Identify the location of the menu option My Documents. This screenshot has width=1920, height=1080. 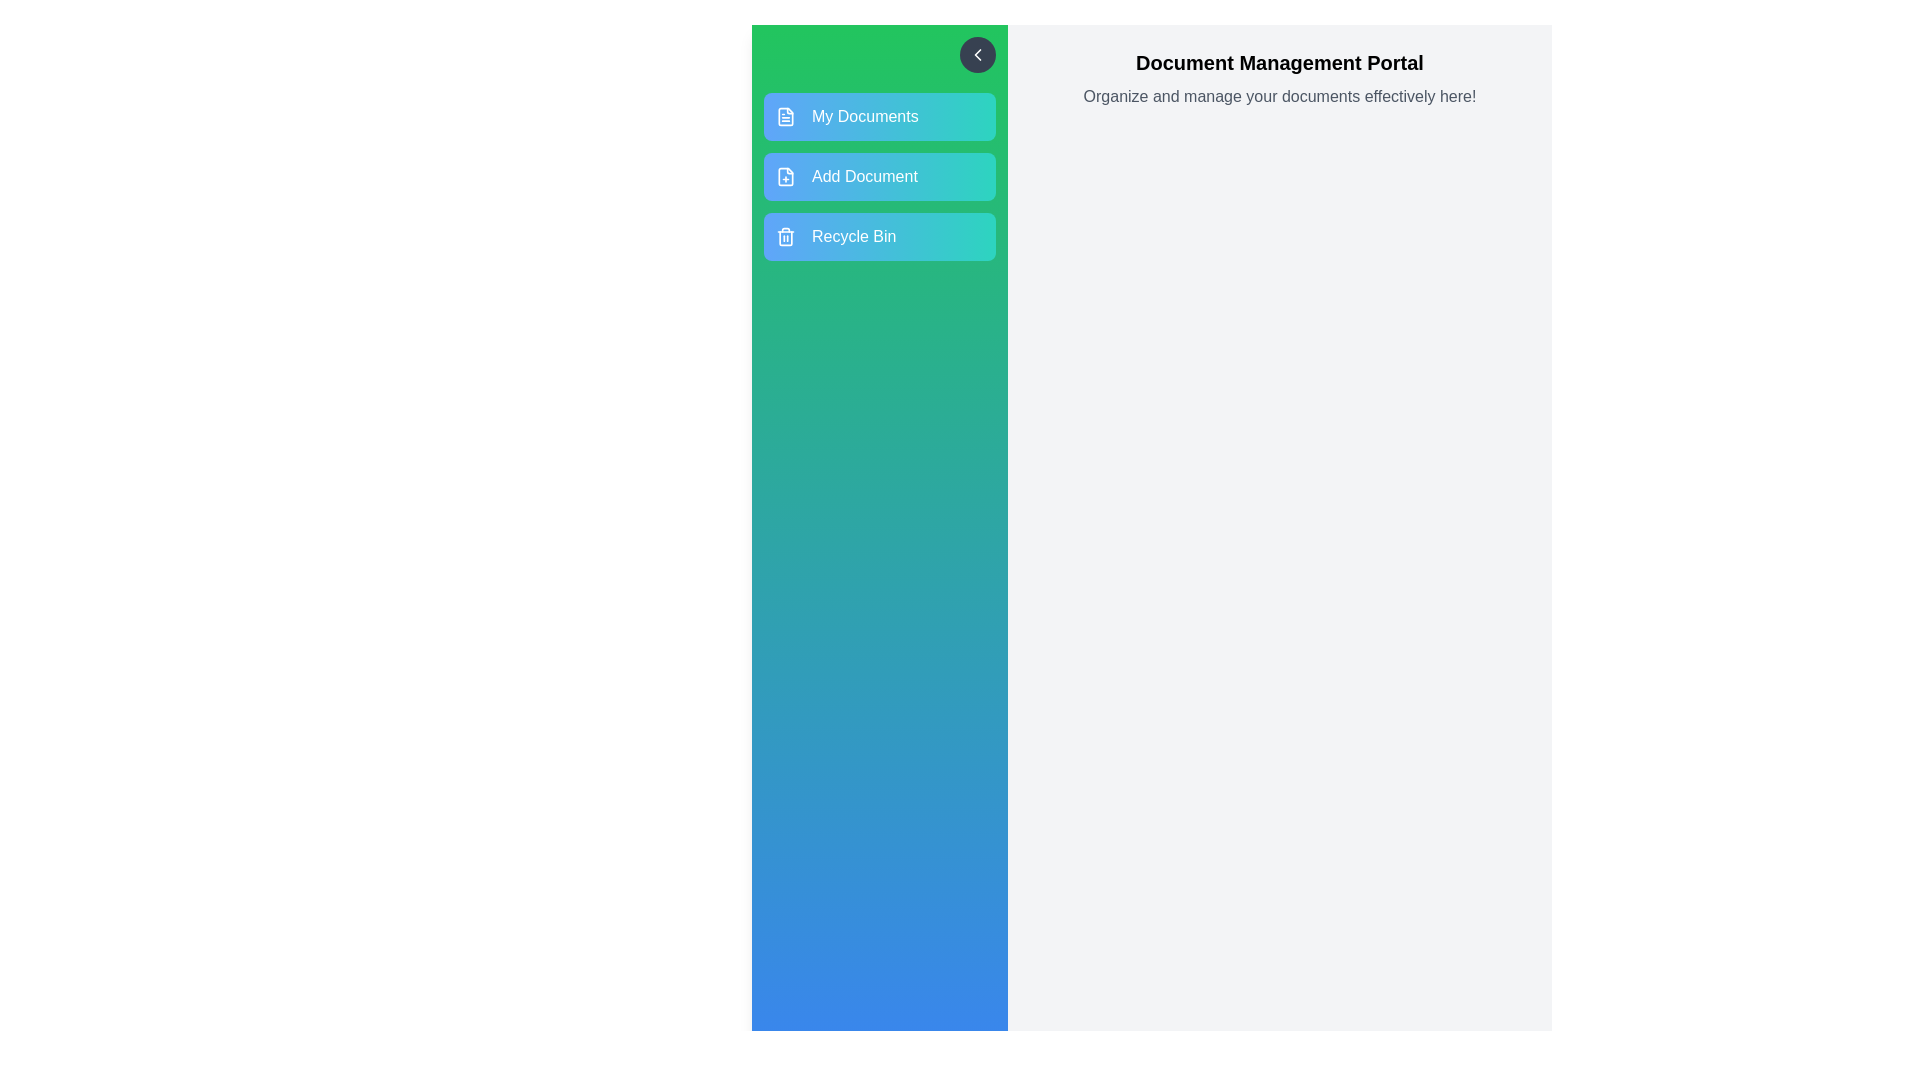
(879, 116).